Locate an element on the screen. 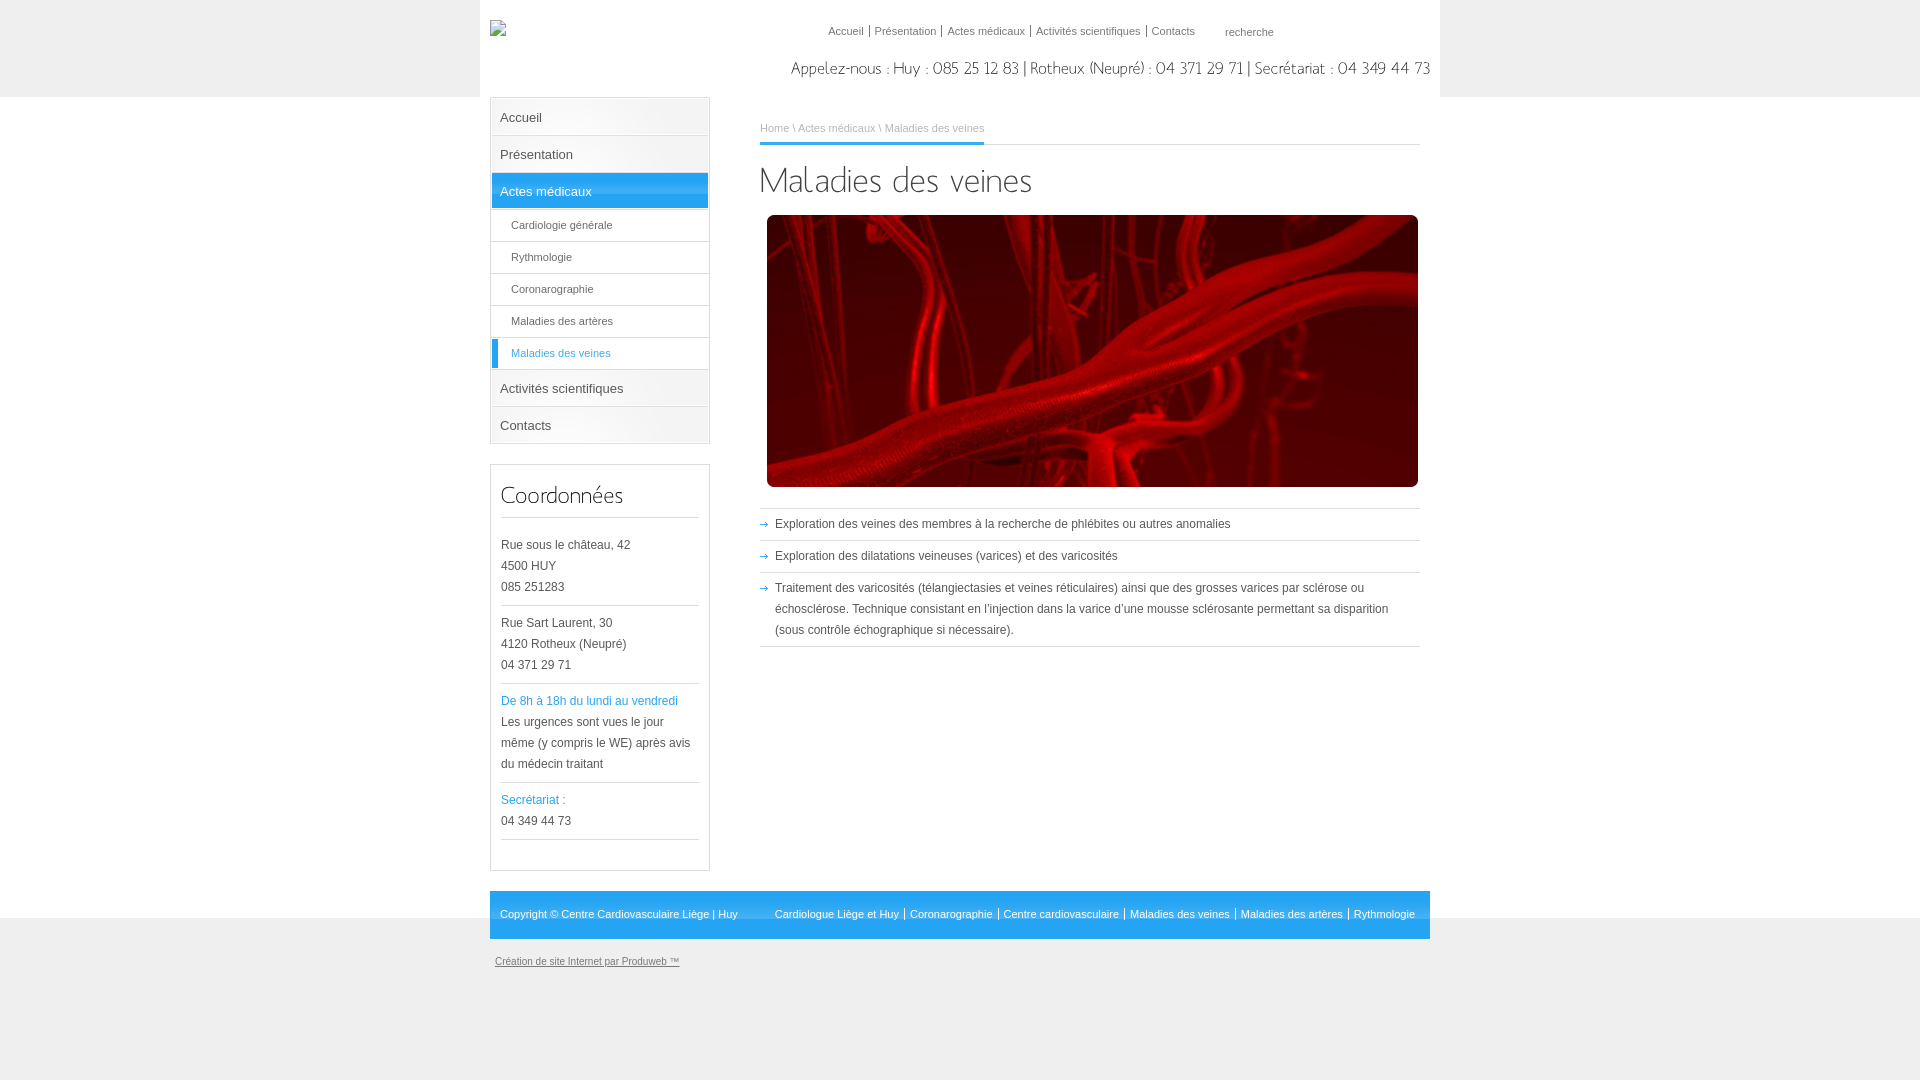 The image size is (1920, 1080). 'Accueil' is located at coordinates (599, 117).